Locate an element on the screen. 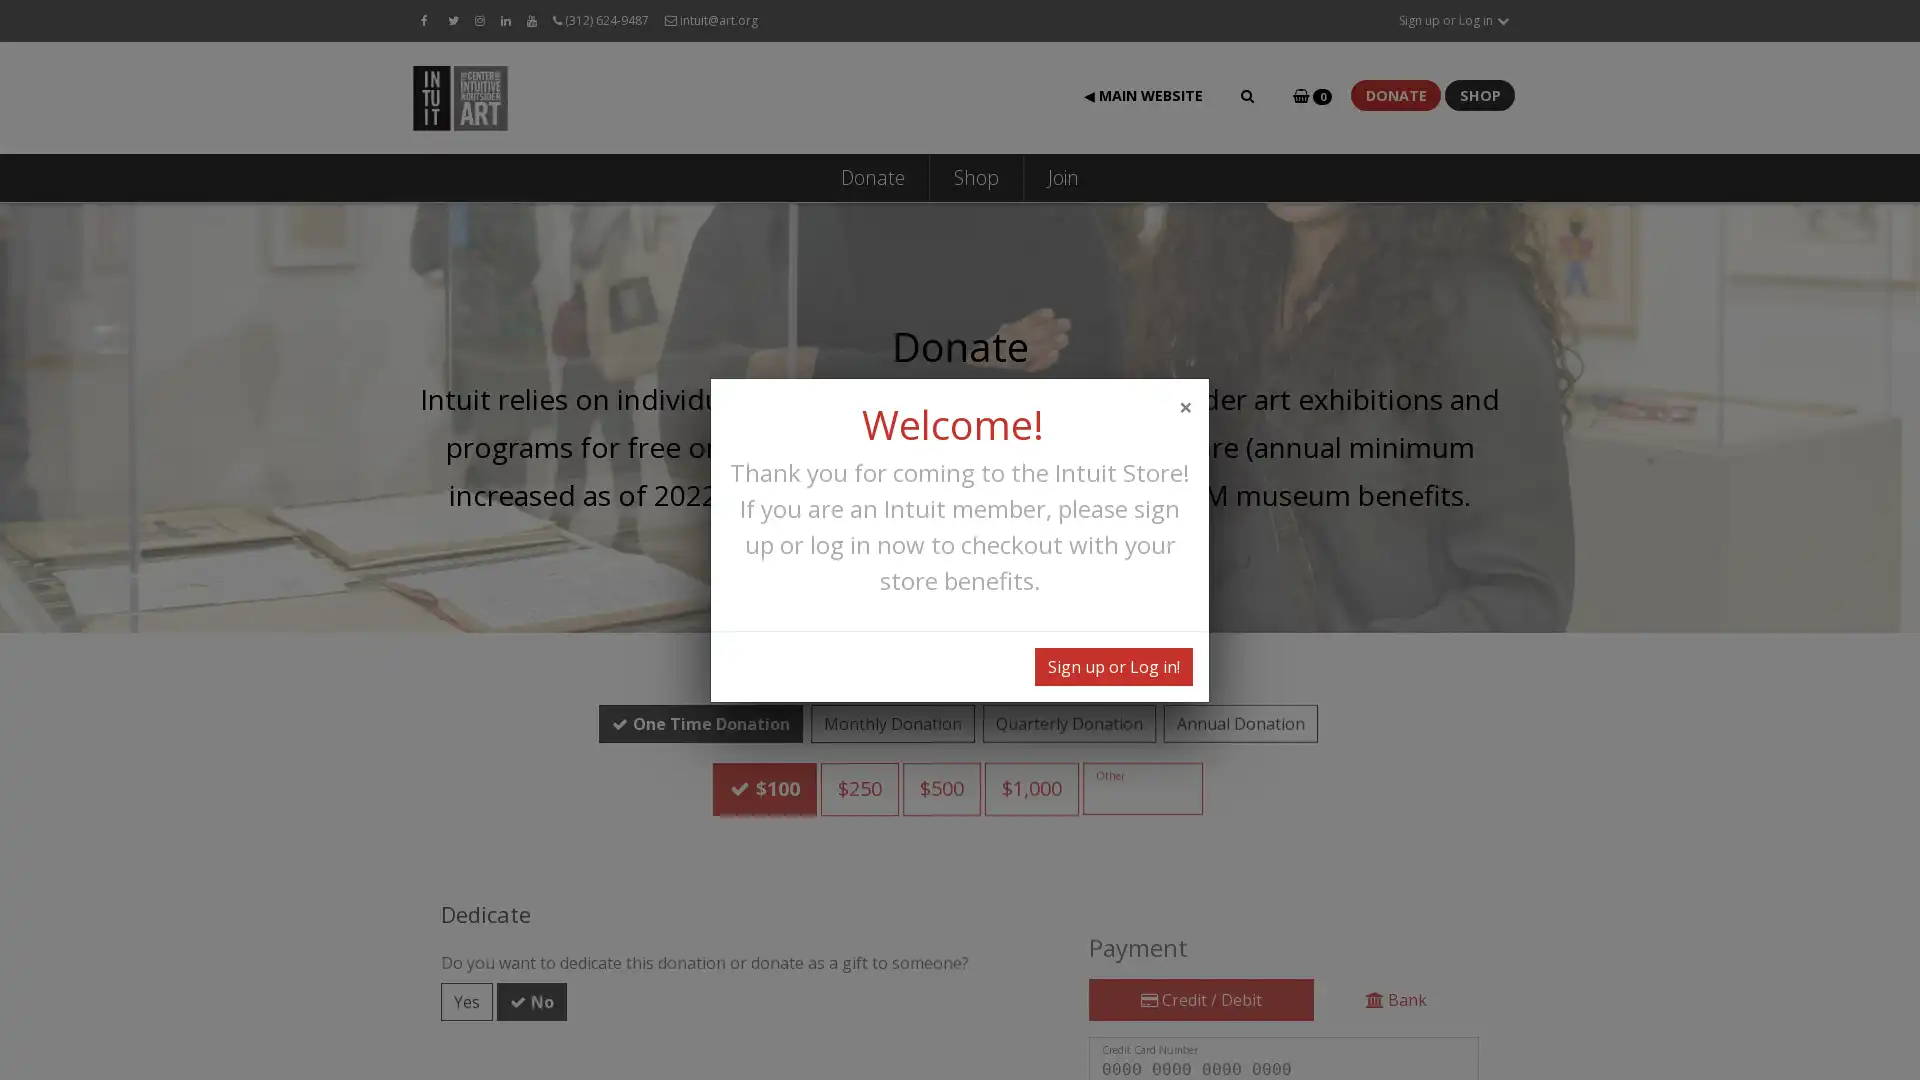 This screenshot has width=1920, height=1080. Credit / Debit is located at coordinates (1200, 930).